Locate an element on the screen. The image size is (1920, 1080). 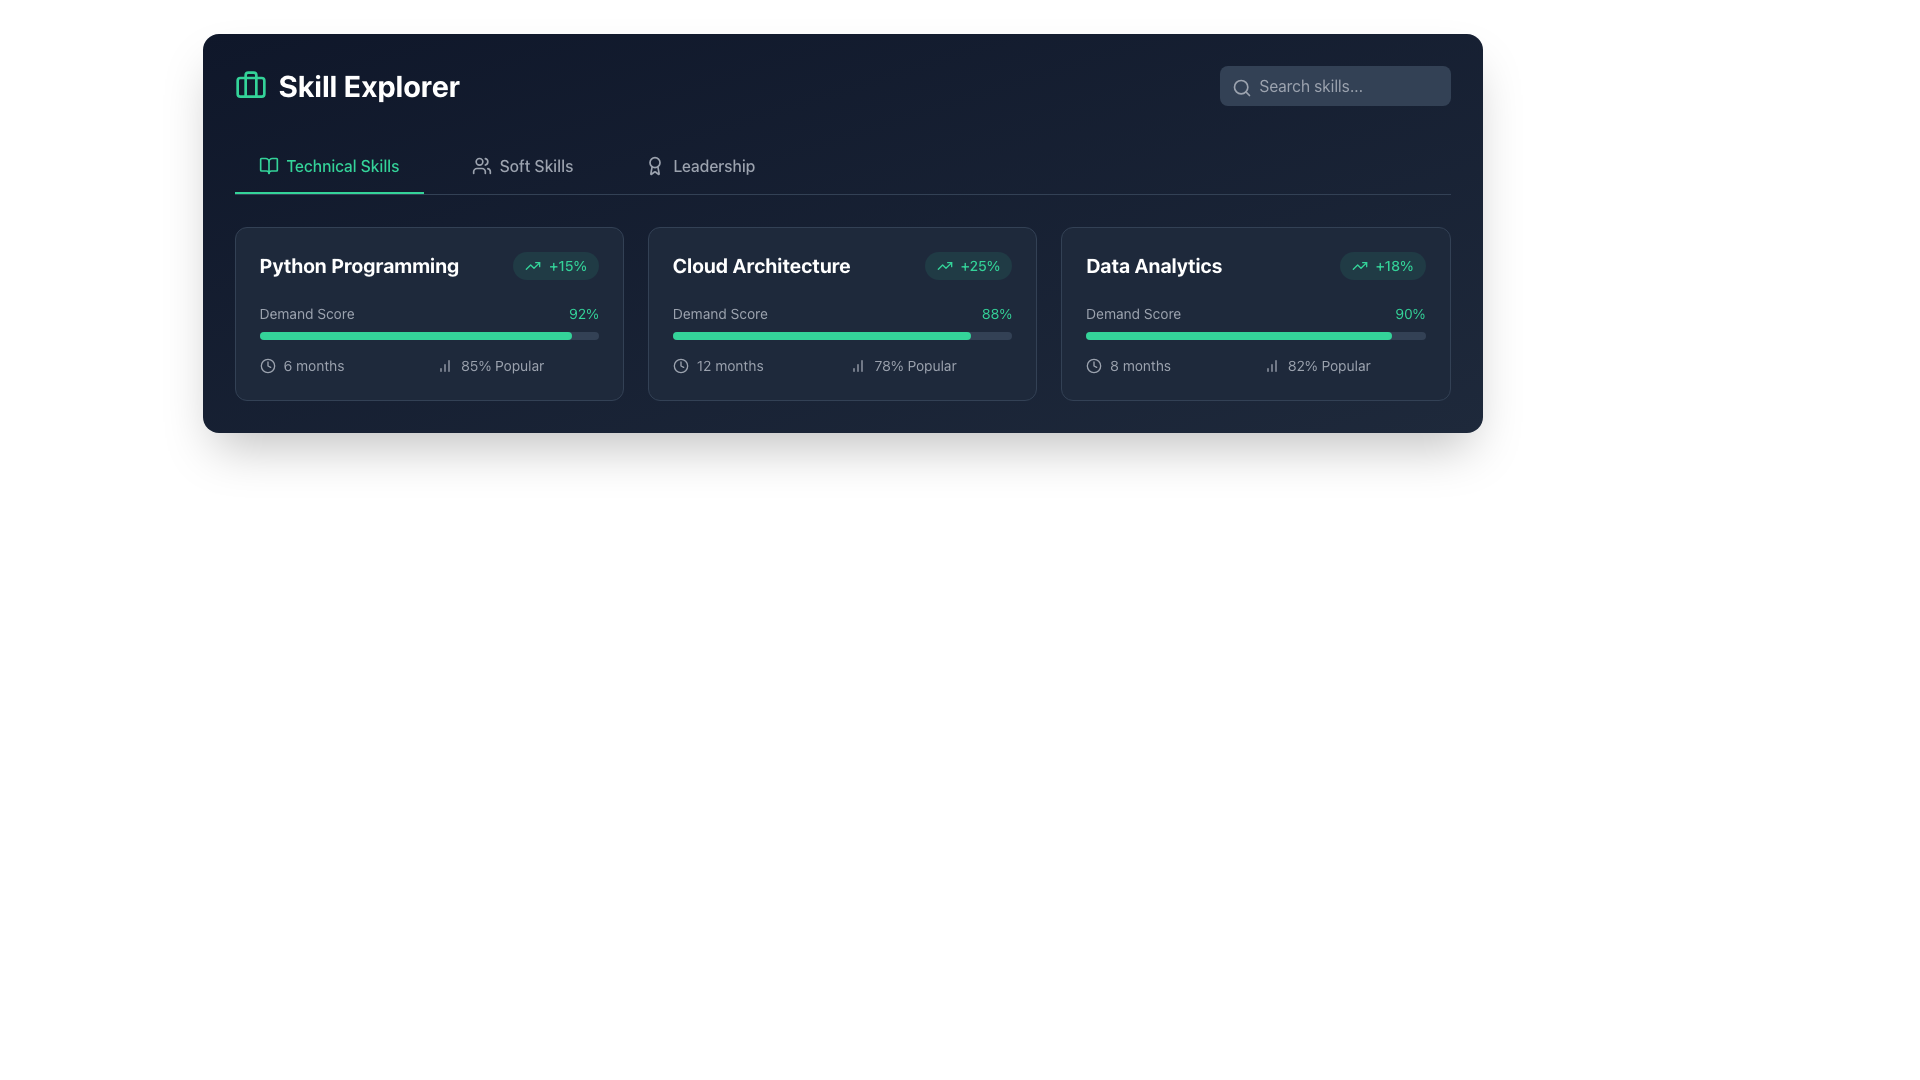
the progress bar located within the 'Cloud Architecture' card, positioned below the 'Demand Score' label and '88%' text, which is a thin horizontal bar partially filled with emerald green is located at coordinates (842, 334).